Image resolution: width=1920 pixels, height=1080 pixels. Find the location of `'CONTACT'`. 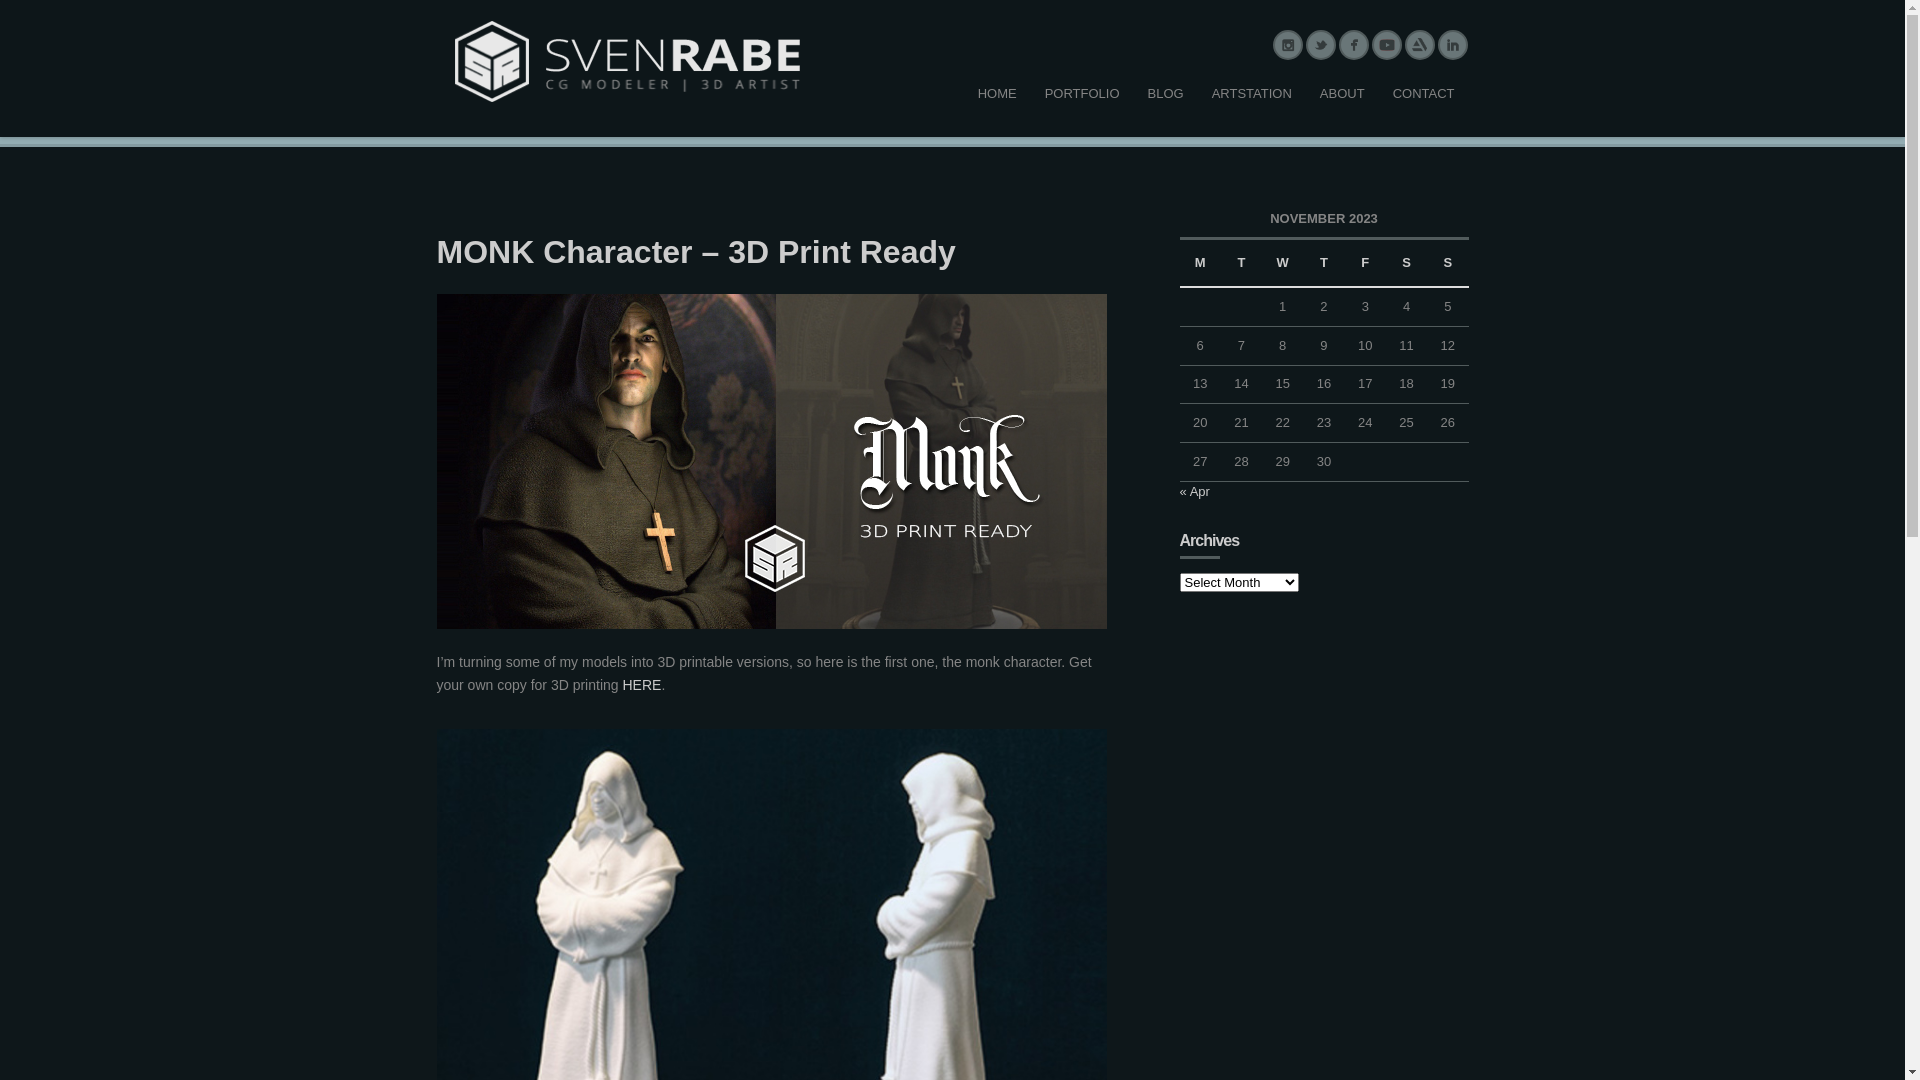

'CONTACT' is located at coordinates (1423, 94).